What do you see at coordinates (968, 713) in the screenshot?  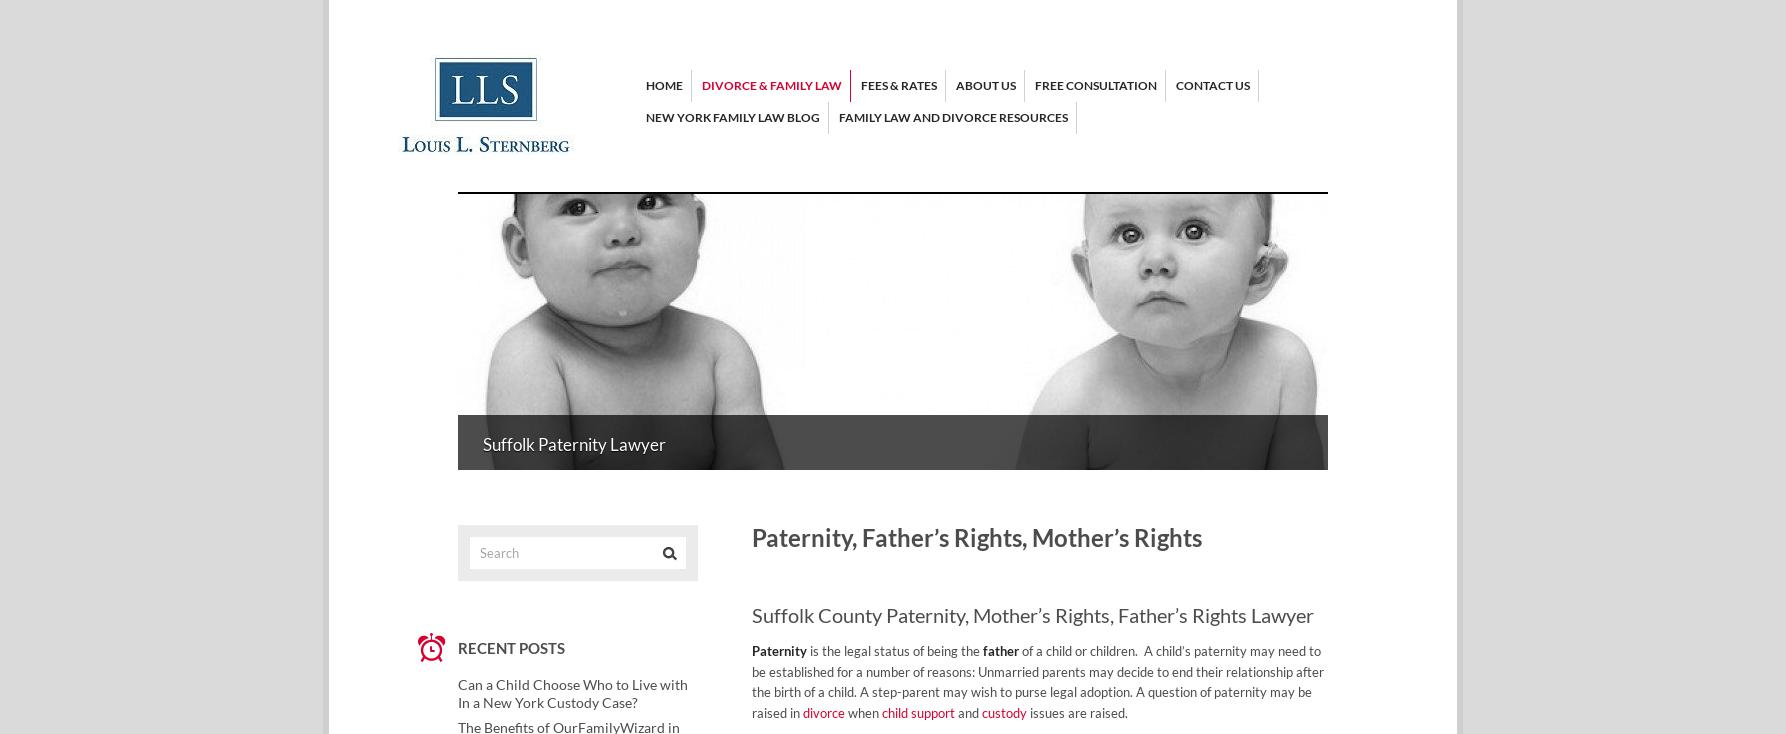 I see `'and'` at bounding box center [968, 713].